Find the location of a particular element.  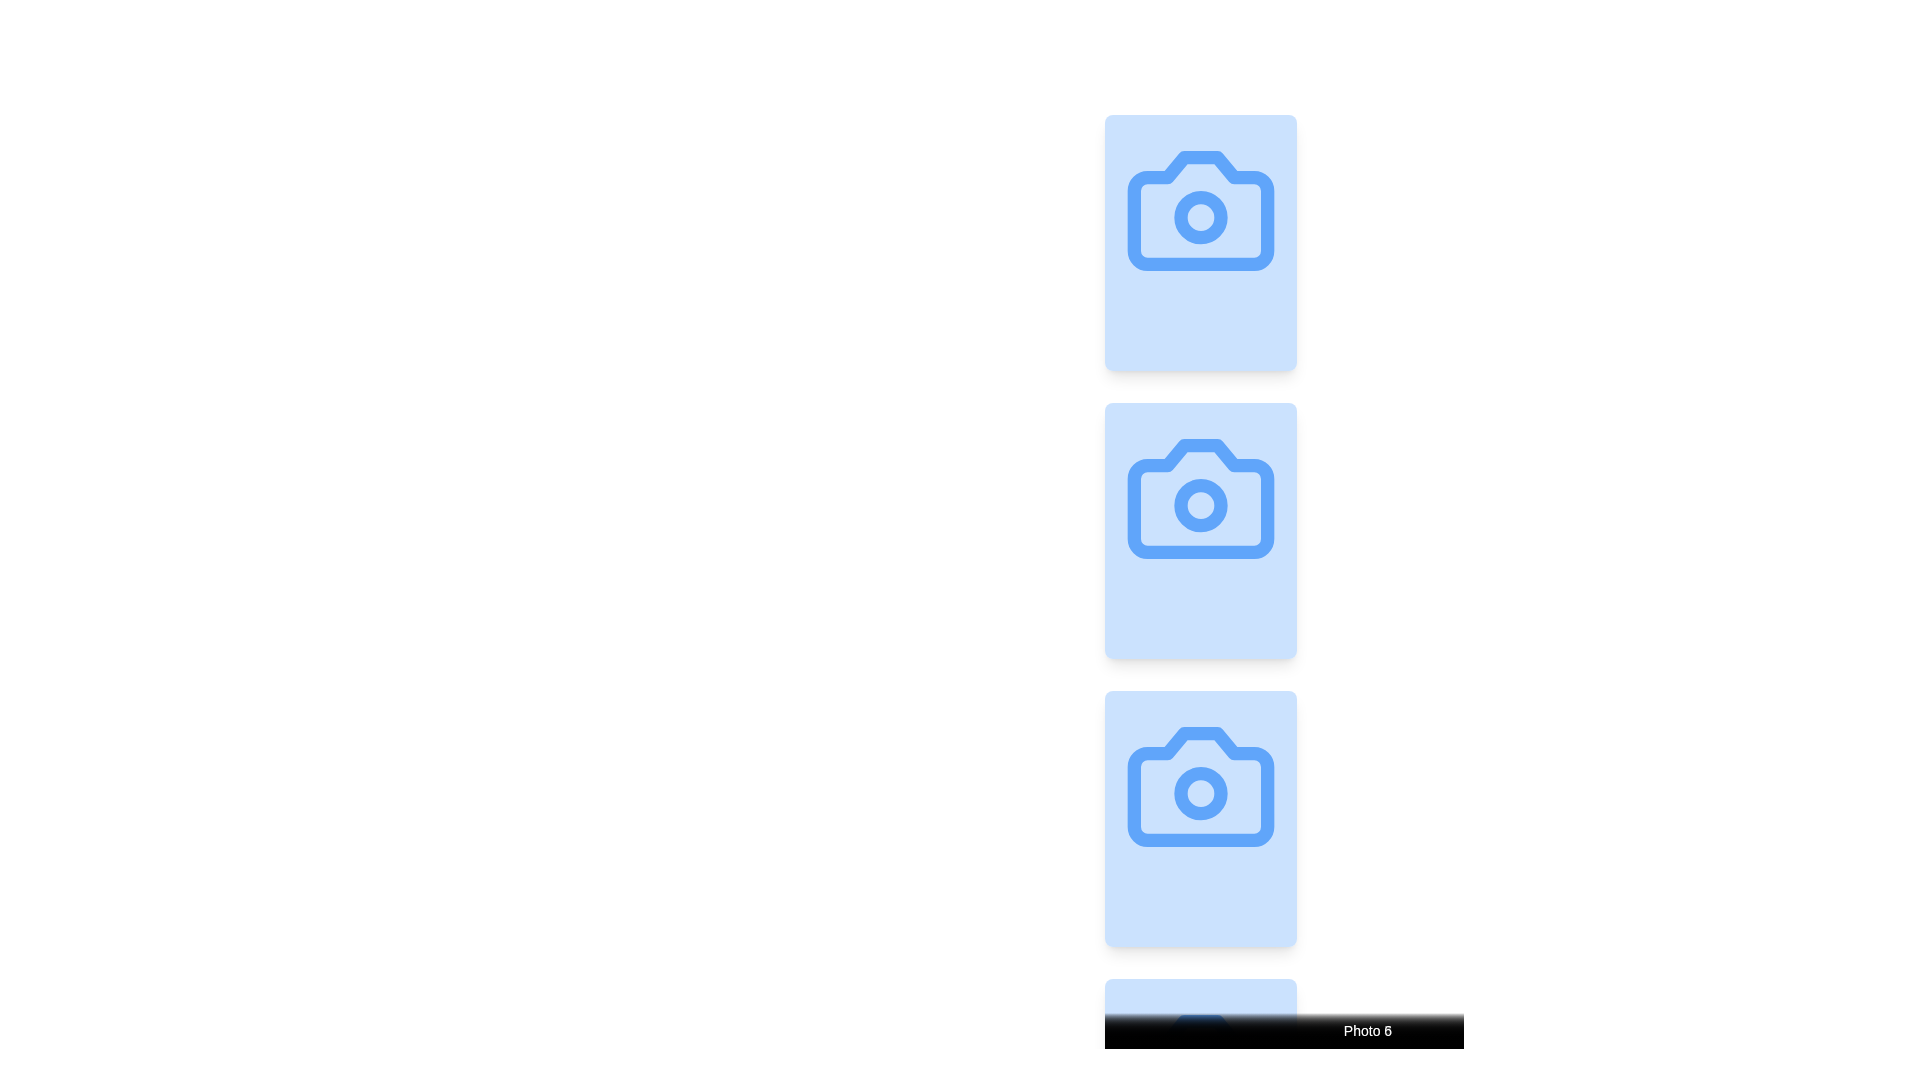

the central circular region of the camera icon is located at coordinates (1200, 216).